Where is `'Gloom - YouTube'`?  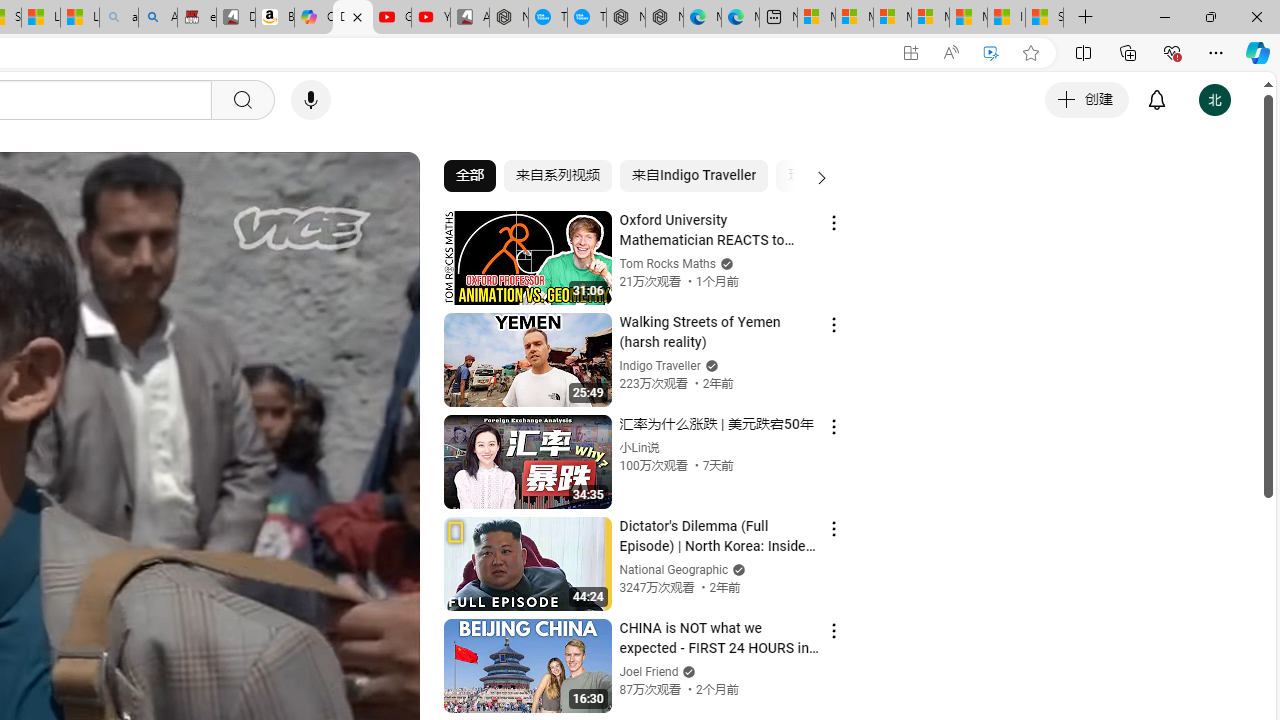 'Gloom - YouTube' is located at coordinates (391, 17).